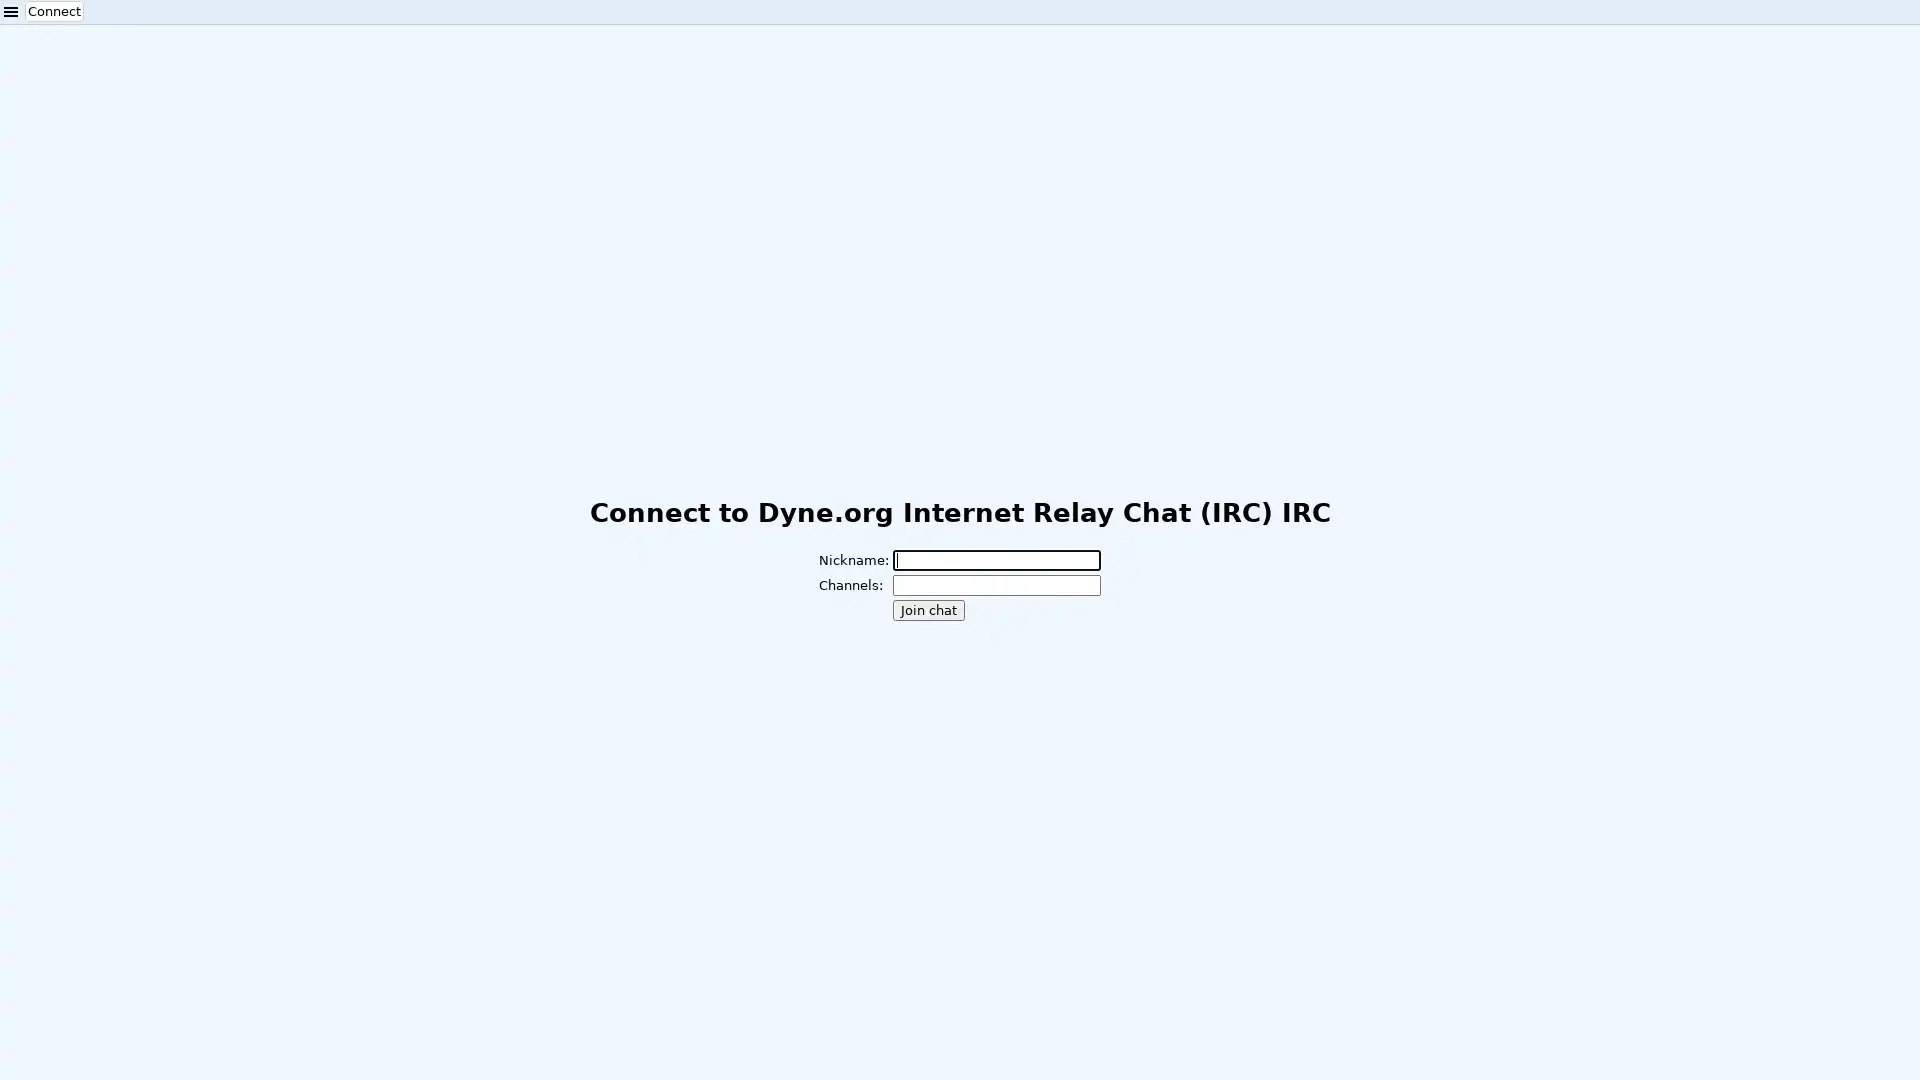 This screenshot has width=1920, height=1080. Describe the element at coordinates (928, 609) in the screenshot. I see `Join chat` at that location.